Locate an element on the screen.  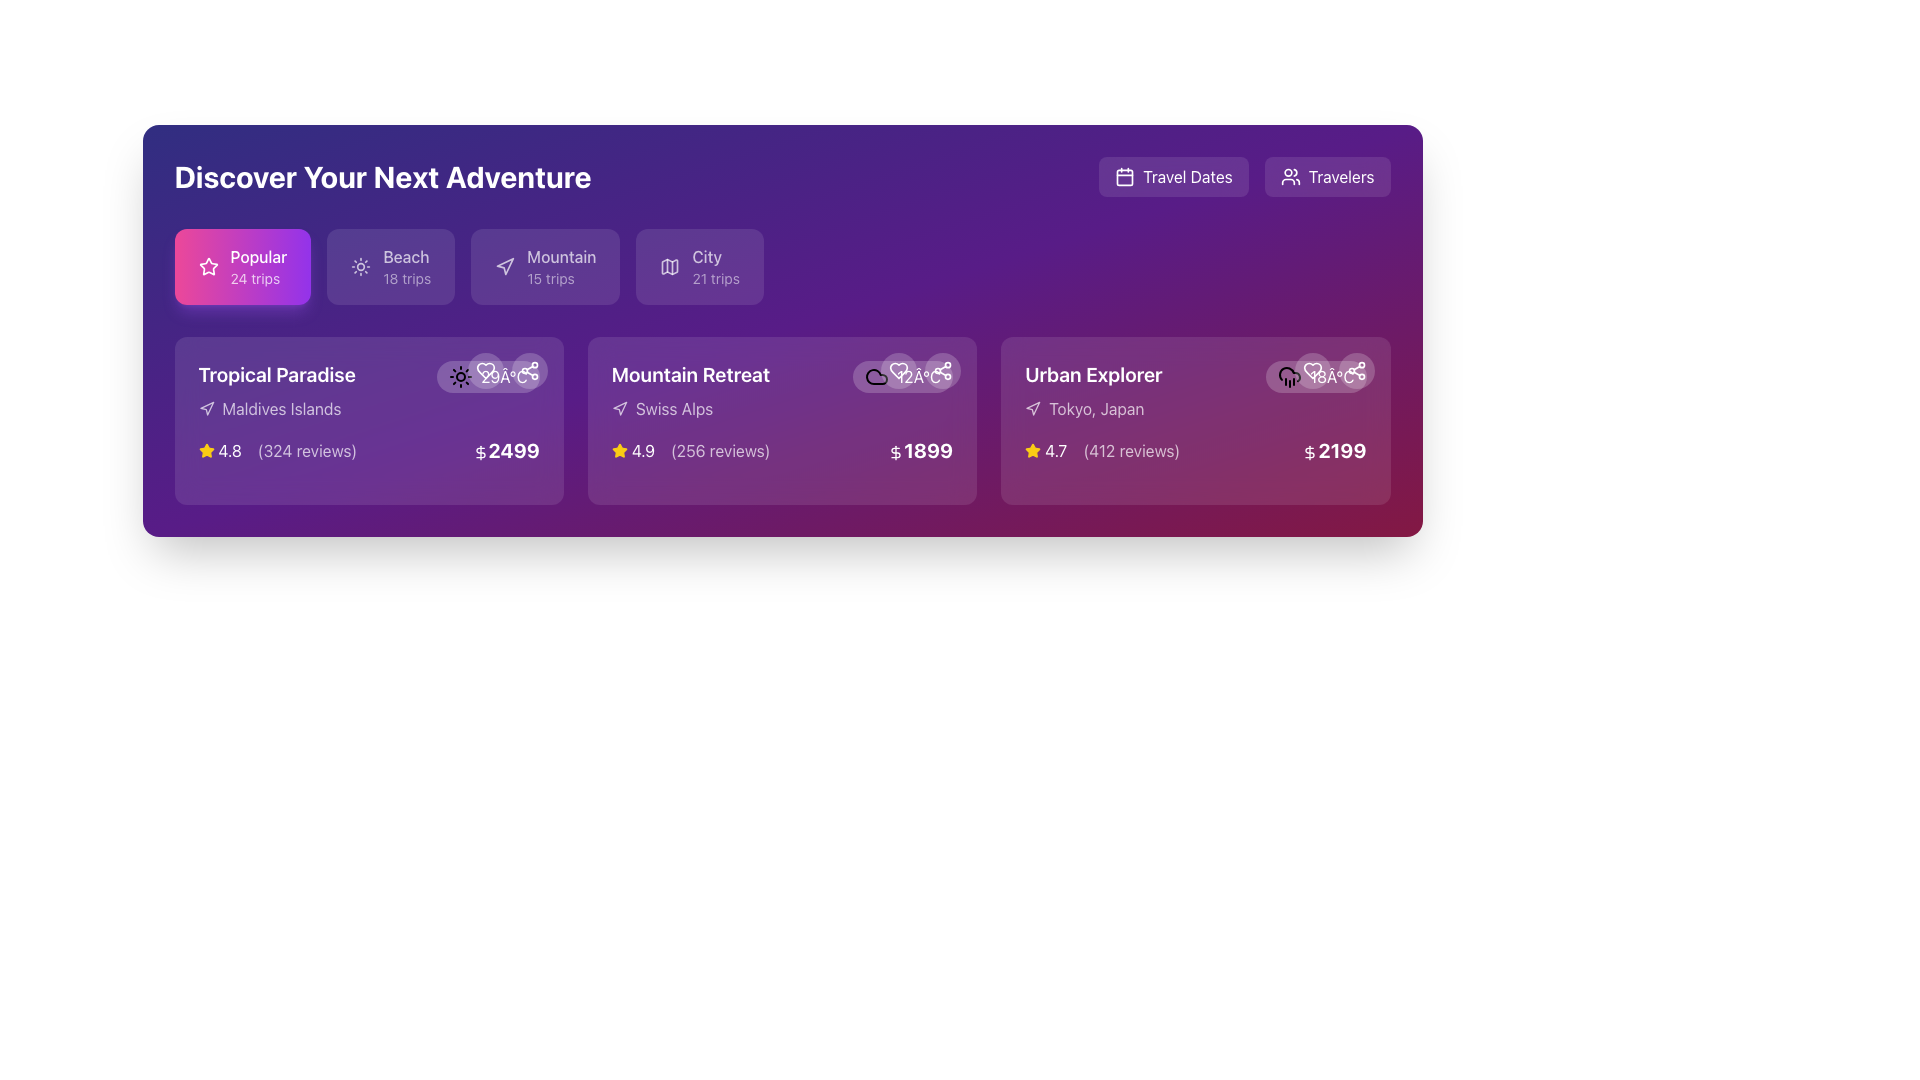
the 'Popular' category filter button, which is the first button in a horizontal series of four buttons near the top of the section is located at coordinates (241, 265).